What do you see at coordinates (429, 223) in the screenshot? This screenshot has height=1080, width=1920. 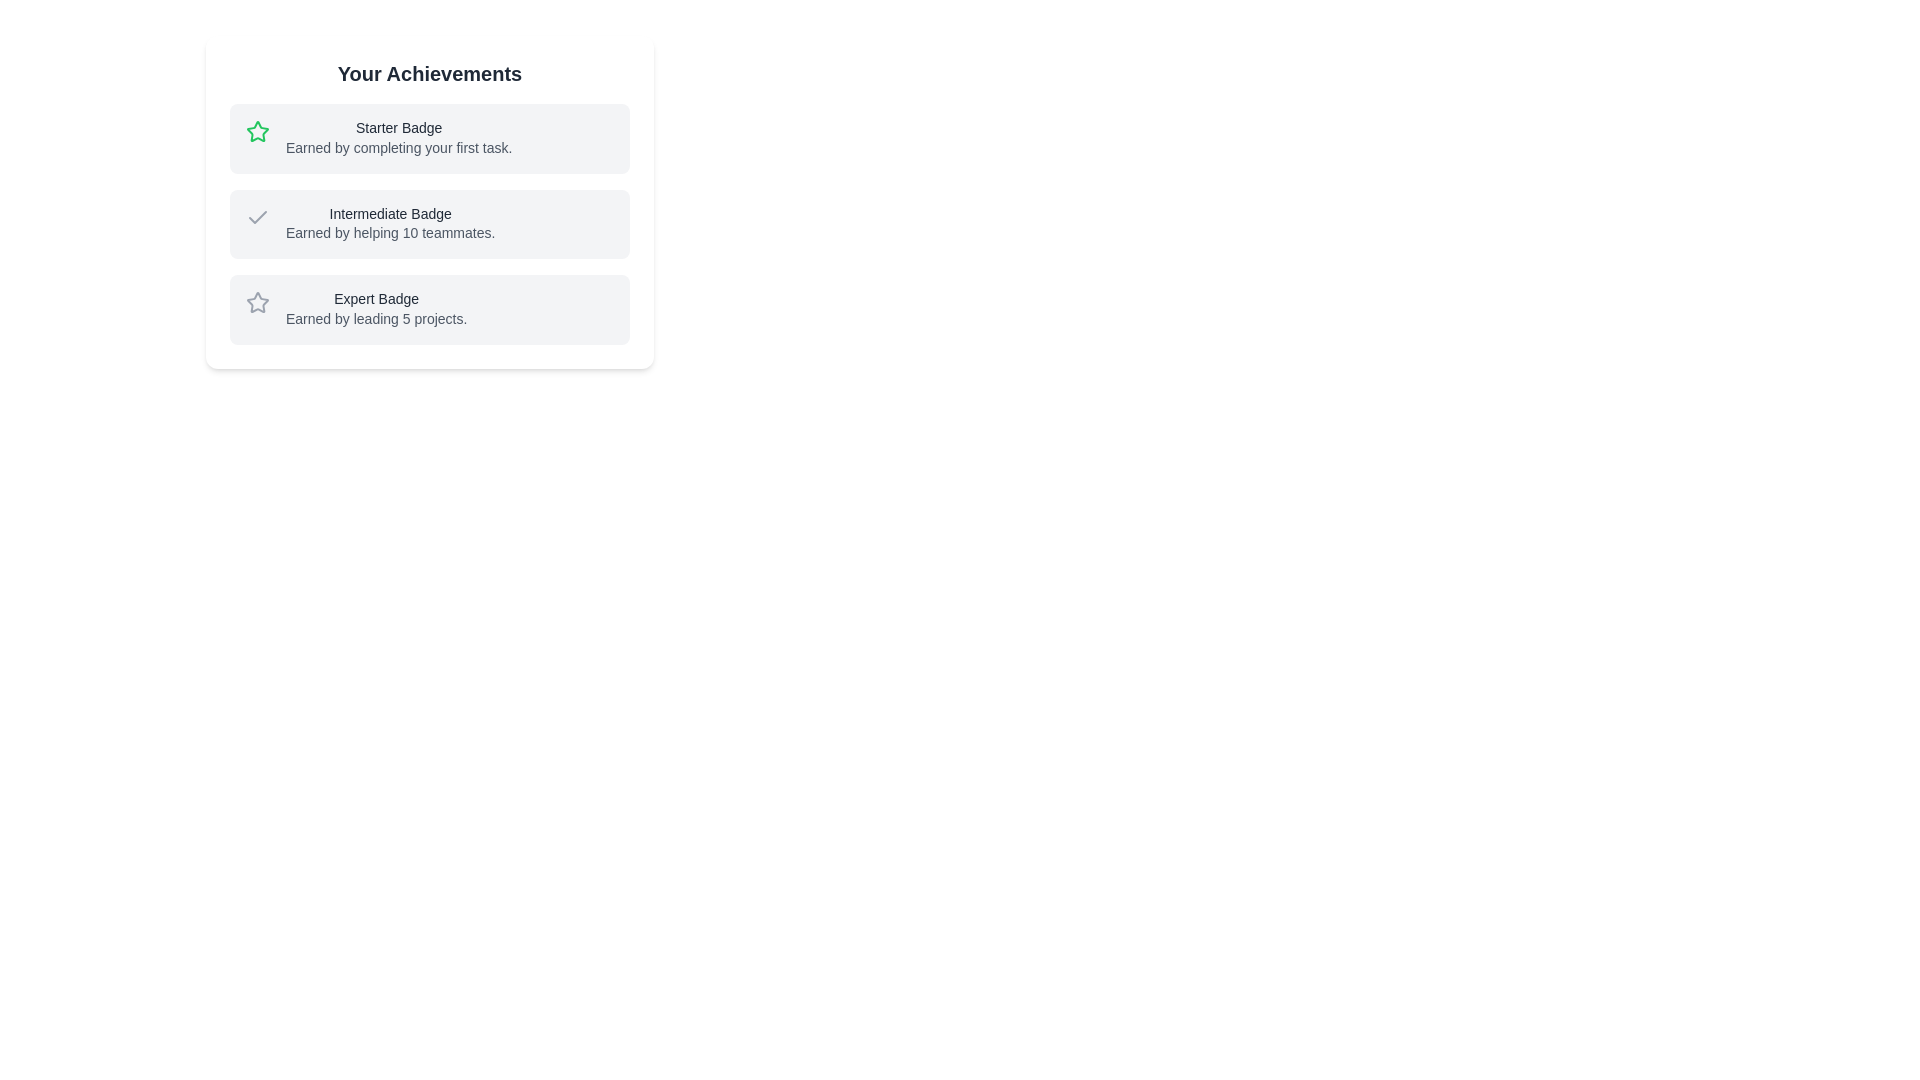 I see `the Informational badge indicating the 'Intermediate Badge' for helping 10 teammates, located in the 'Your Achievements' section` at bounding box center [429, 223].